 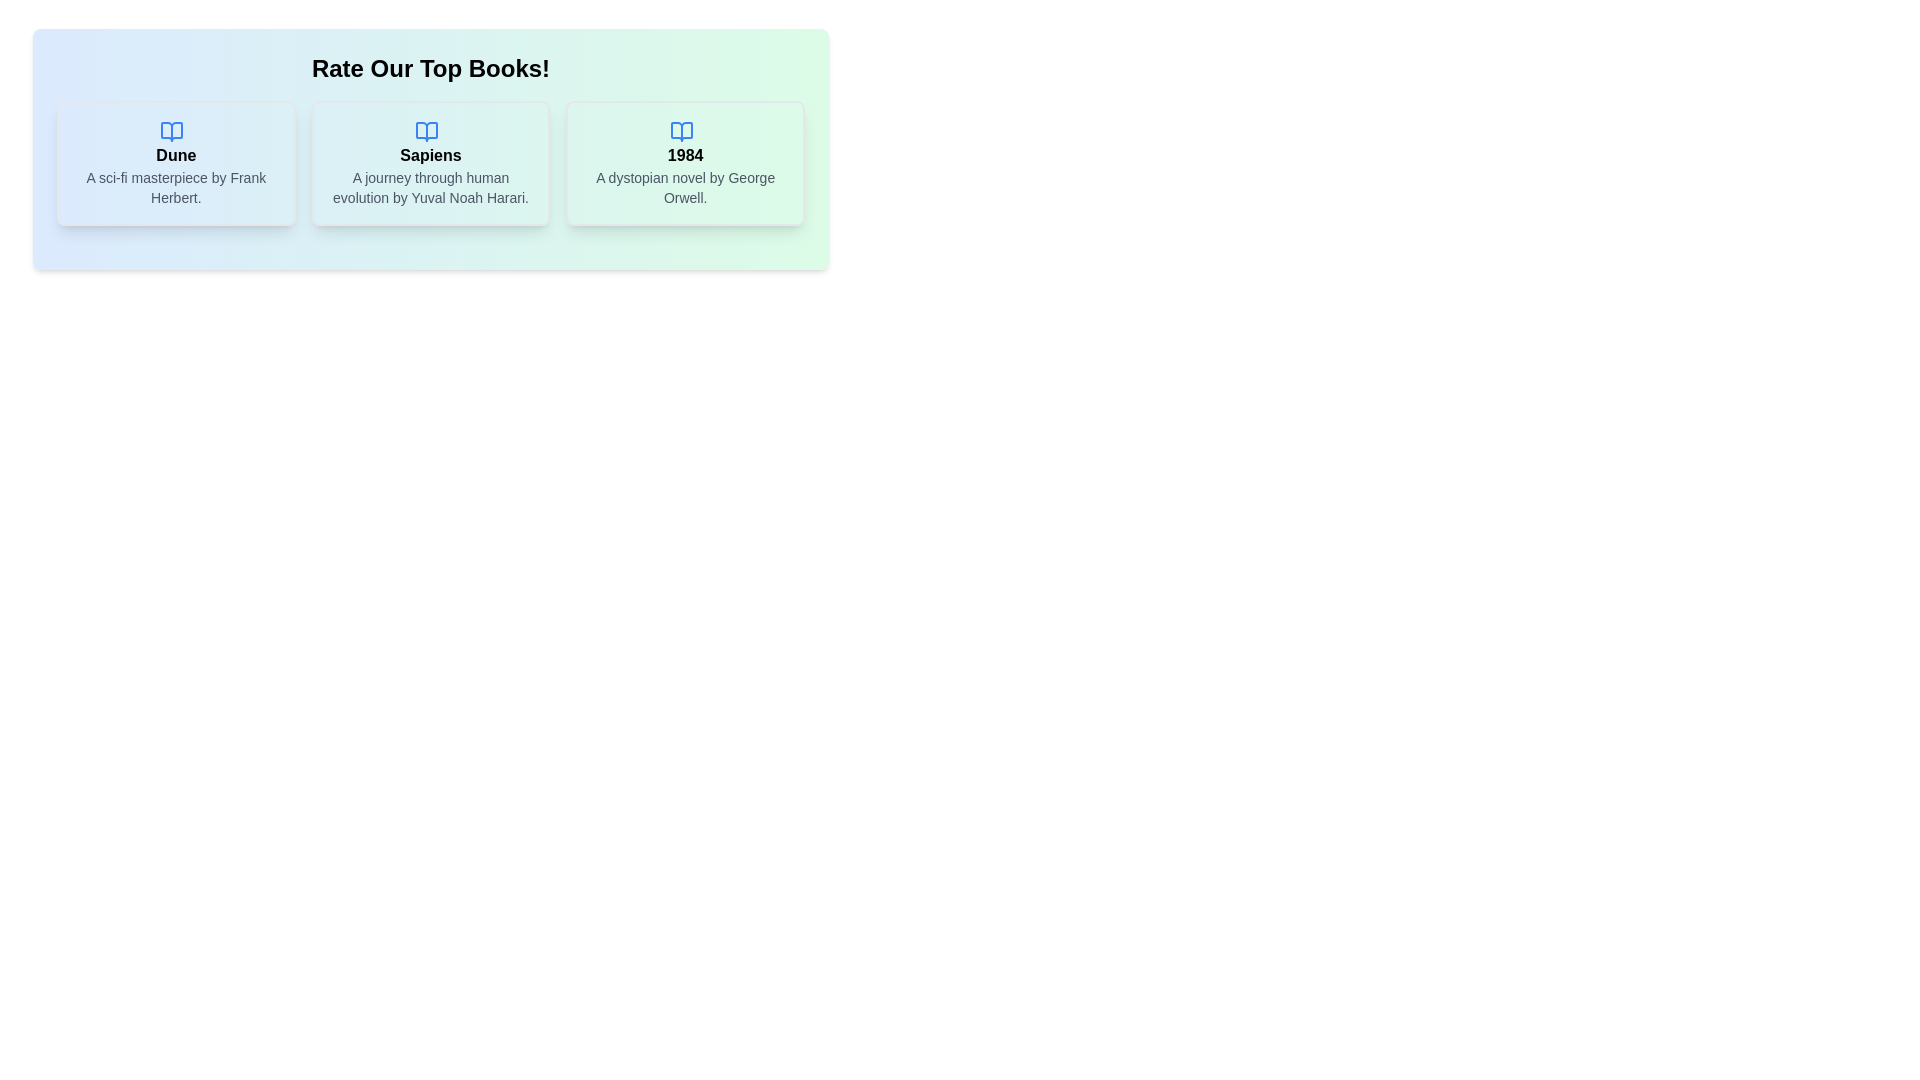 I want to click on the decorative icon related to books in the 'Dune' card element, located at the top-left entry of the horizontally arranged book cards, so click(x=172, y=131).